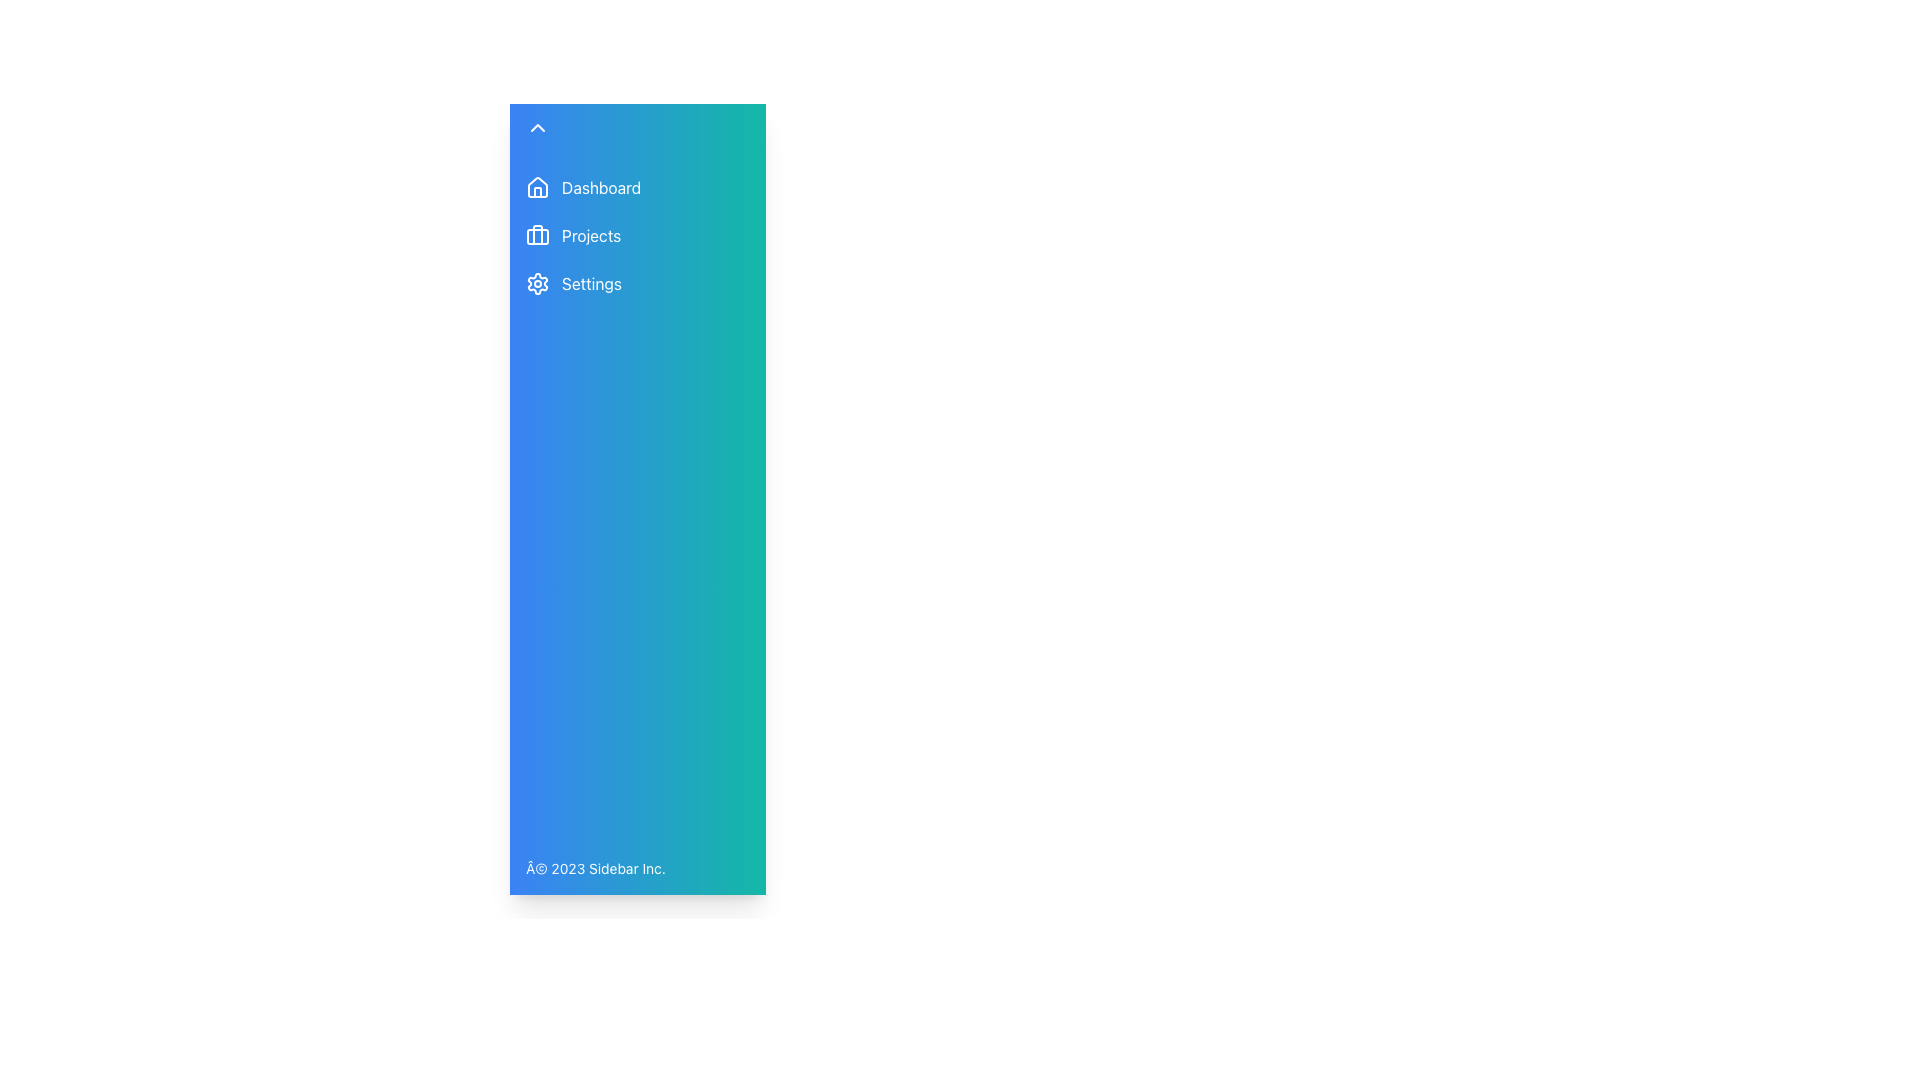 This screenshot has width=1920, height=1080. I want to click on the interior vertical rectangle of the house icon that indicates navigation to the 'Dashboard' section of the application, so click(537, 192).